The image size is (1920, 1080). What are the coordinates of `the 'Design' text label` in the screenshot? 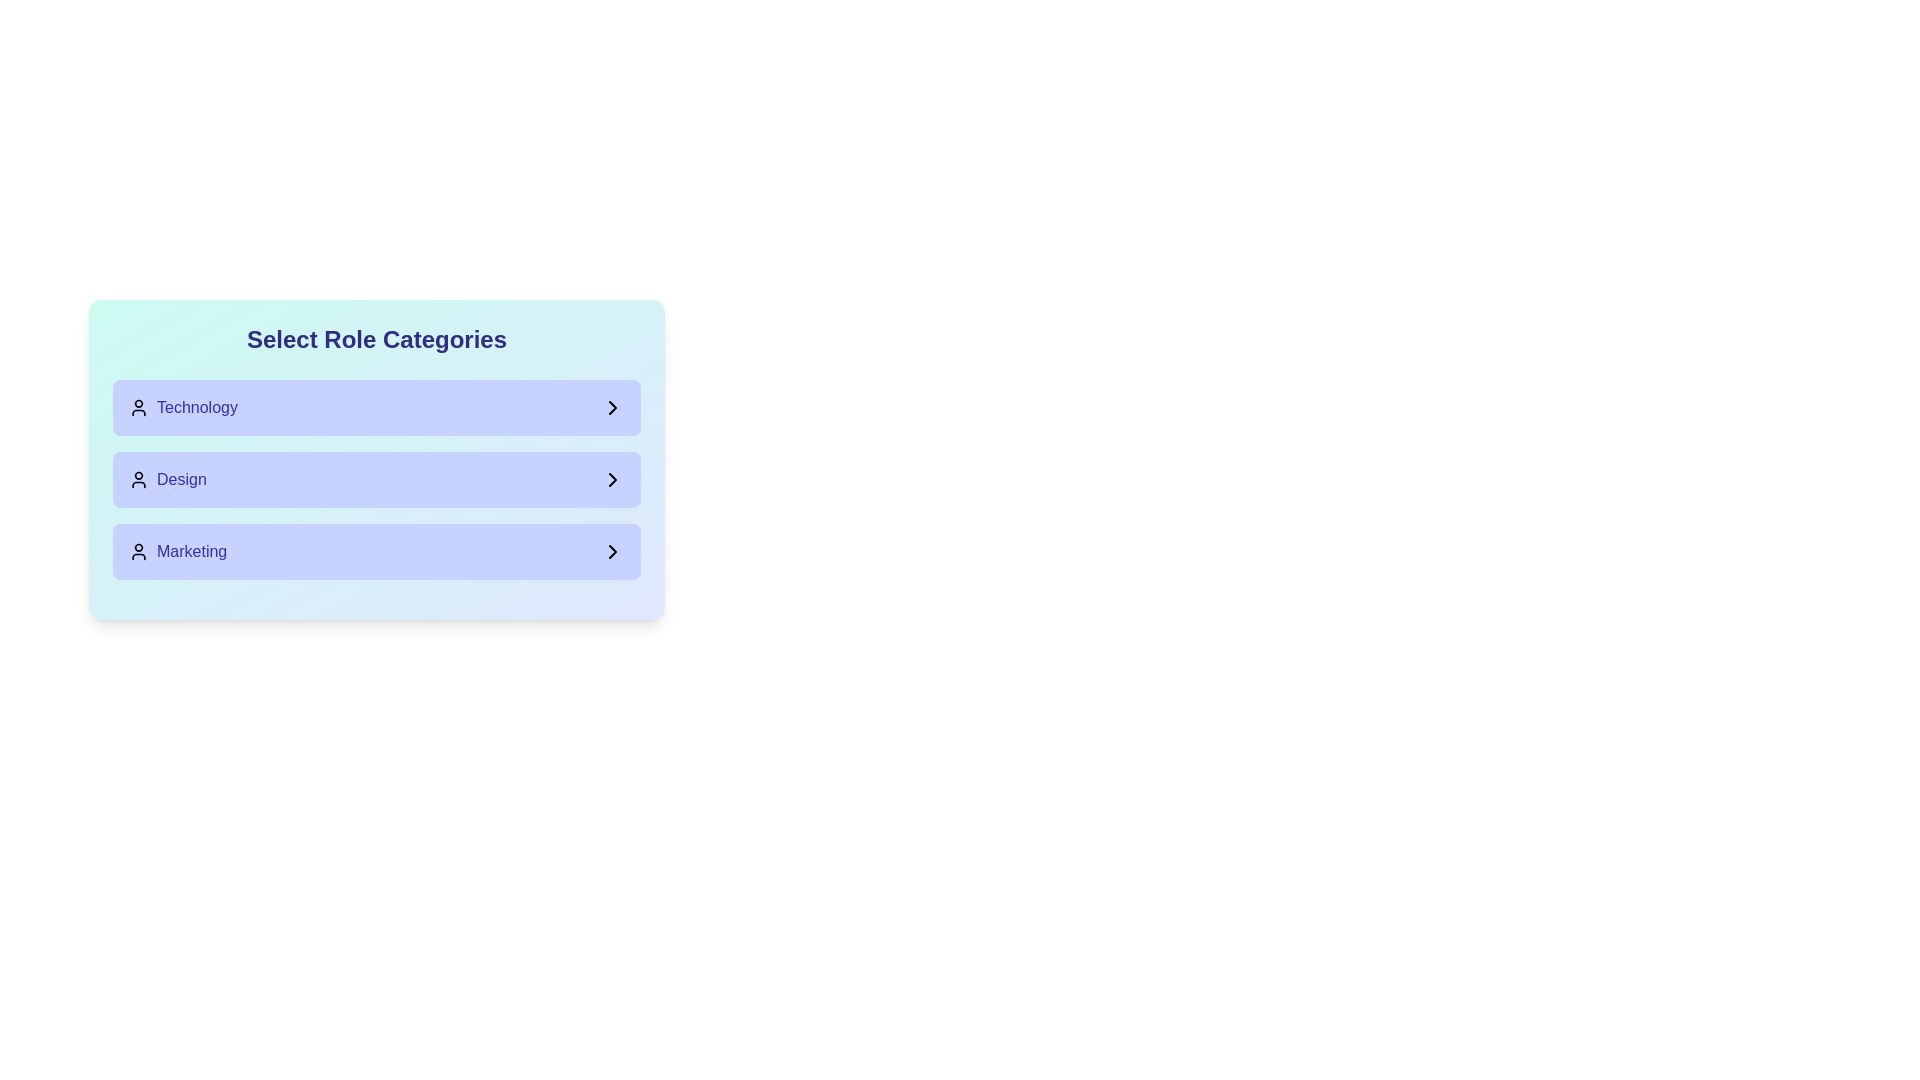 It's located at (168, 479).